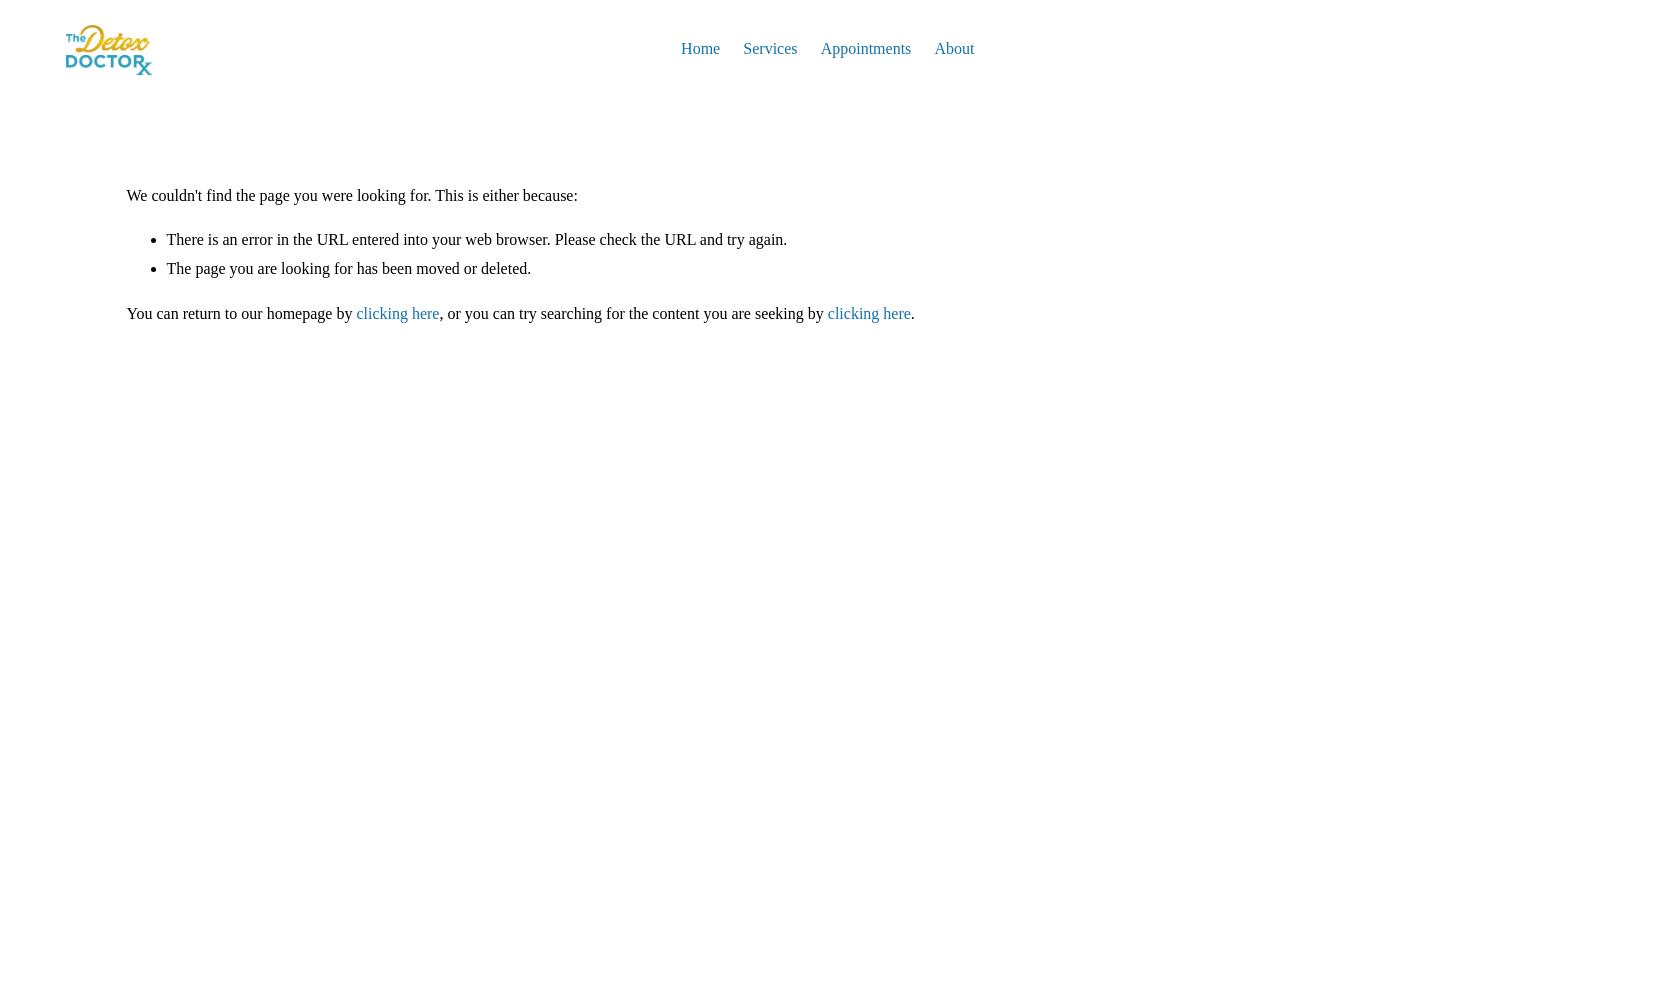  What do you see at coordinates (631, 312) in the screenshot?
I see `', or you can try searching for the
  content you are seeking by'` at bounding box center [631, 312].